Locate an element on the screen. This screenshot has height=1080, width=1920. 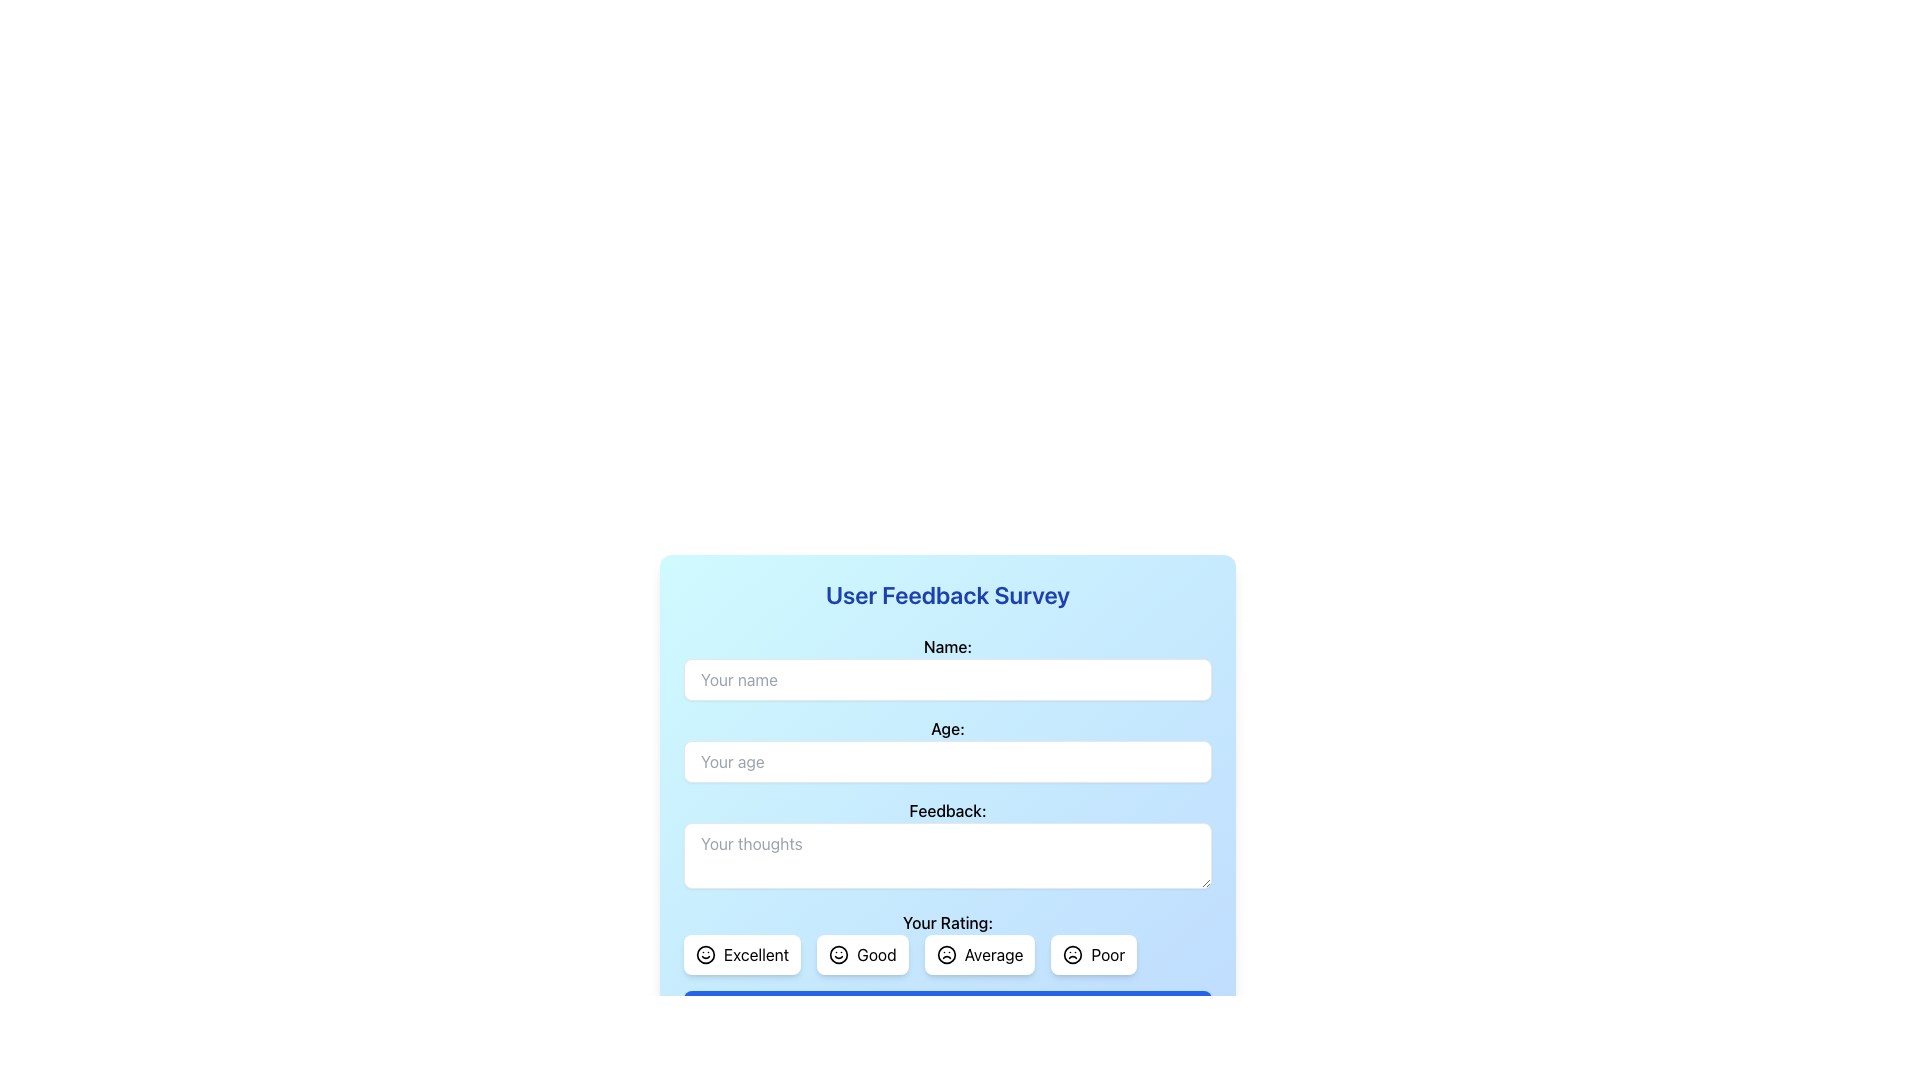
the sad face icon located in the 'Poor' rating section at the bottom-right of the form in the 'Your Rating:' row is located at coordinates (1072, 954).